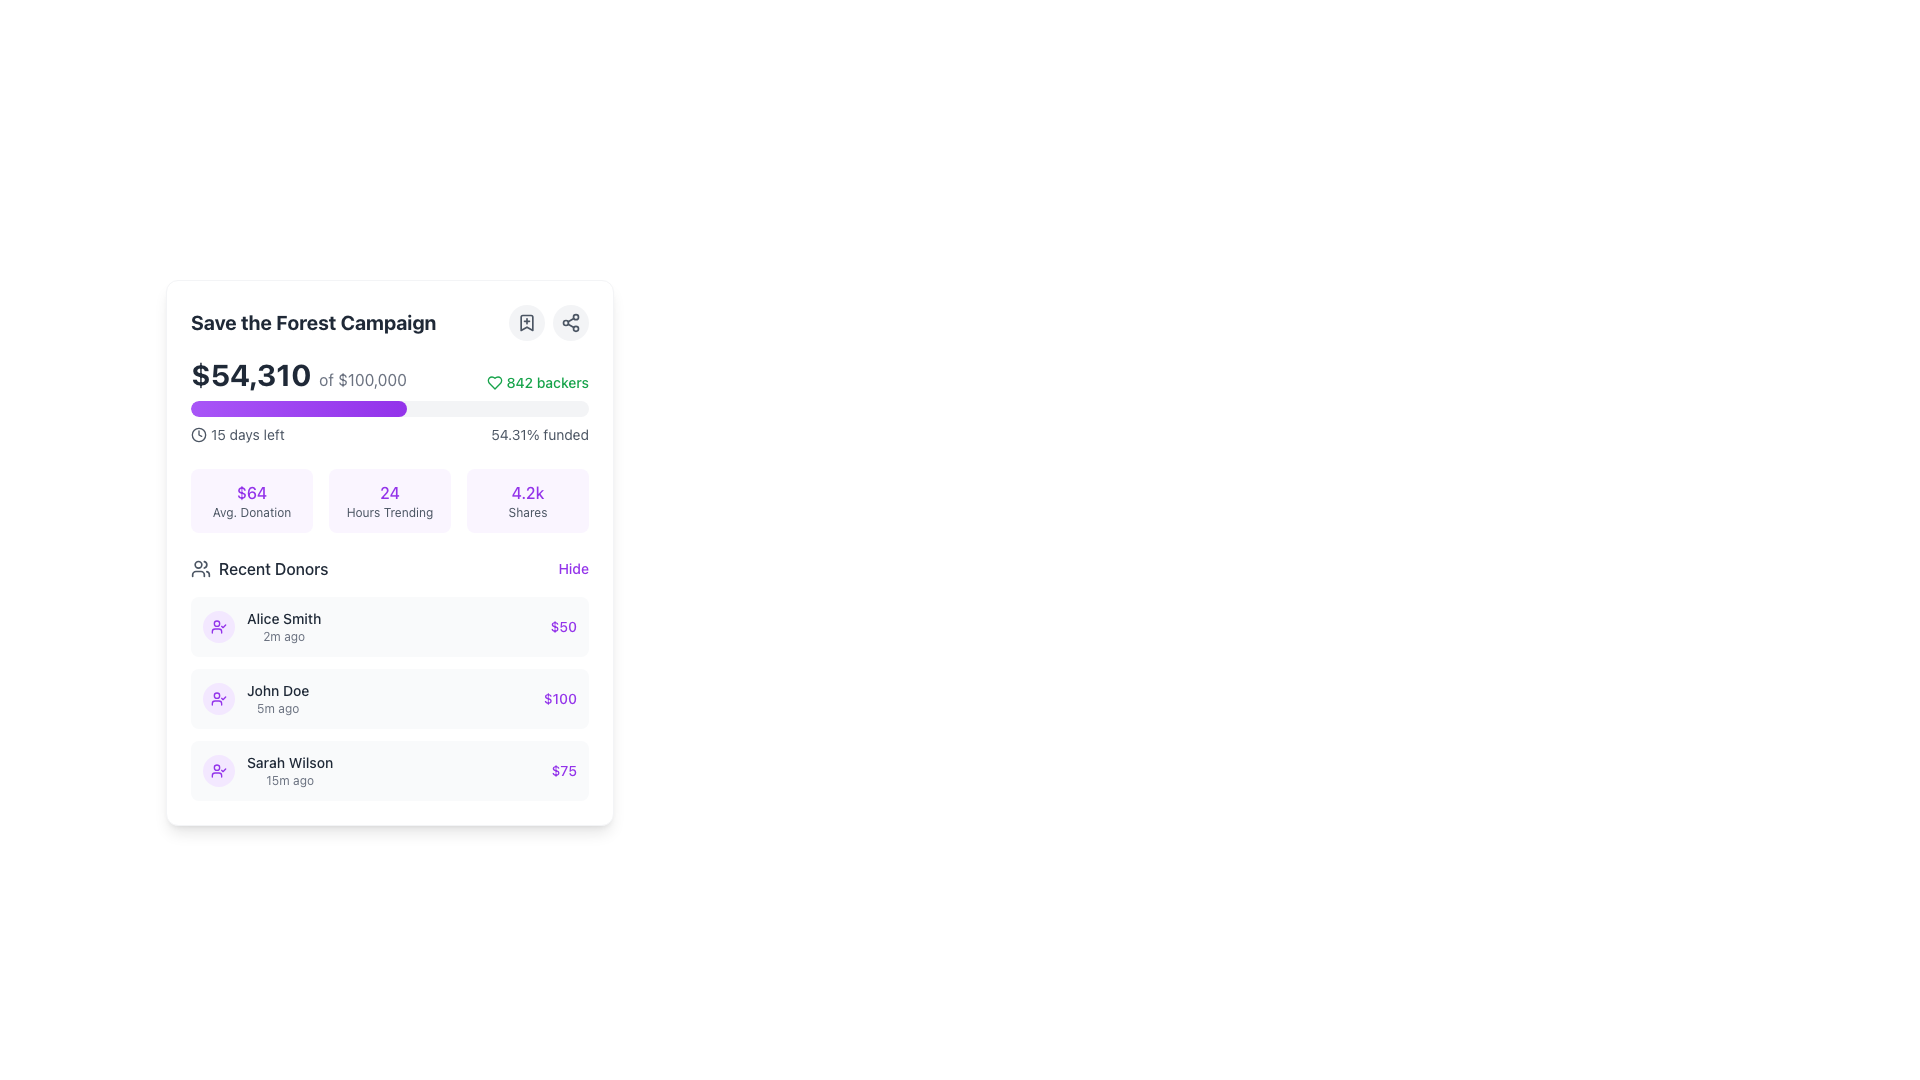  What do you see at coordinates (219, 697) in the screenshot?
I see `the small purple user profile icon with a check mark located to the left of 'Alice Smith' in the 'Recent Donors' list under the 'Save the Forest Campaign' panel` at bounding box center [219, 697].